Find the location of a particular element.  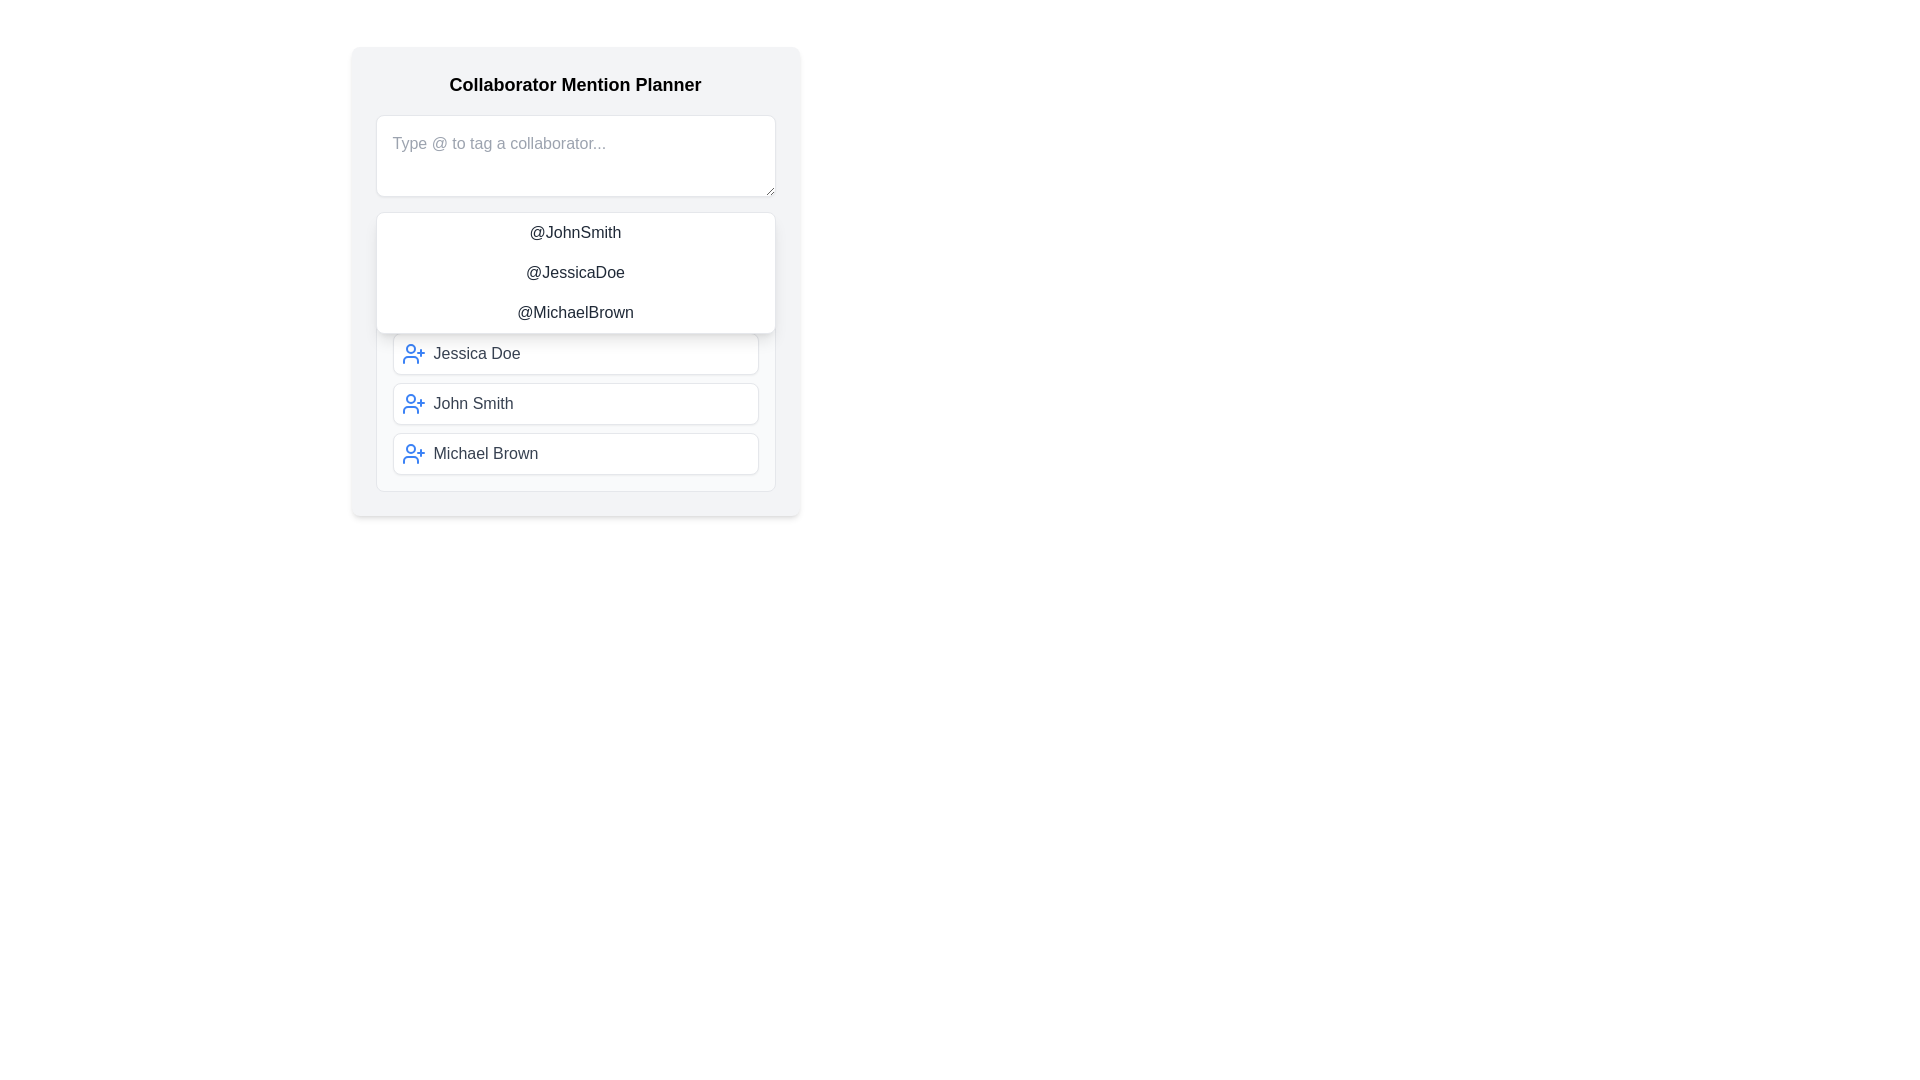

the text label '@JohnSmith' which is the first item in the dropdown menu is located at coordinates (574, 238).